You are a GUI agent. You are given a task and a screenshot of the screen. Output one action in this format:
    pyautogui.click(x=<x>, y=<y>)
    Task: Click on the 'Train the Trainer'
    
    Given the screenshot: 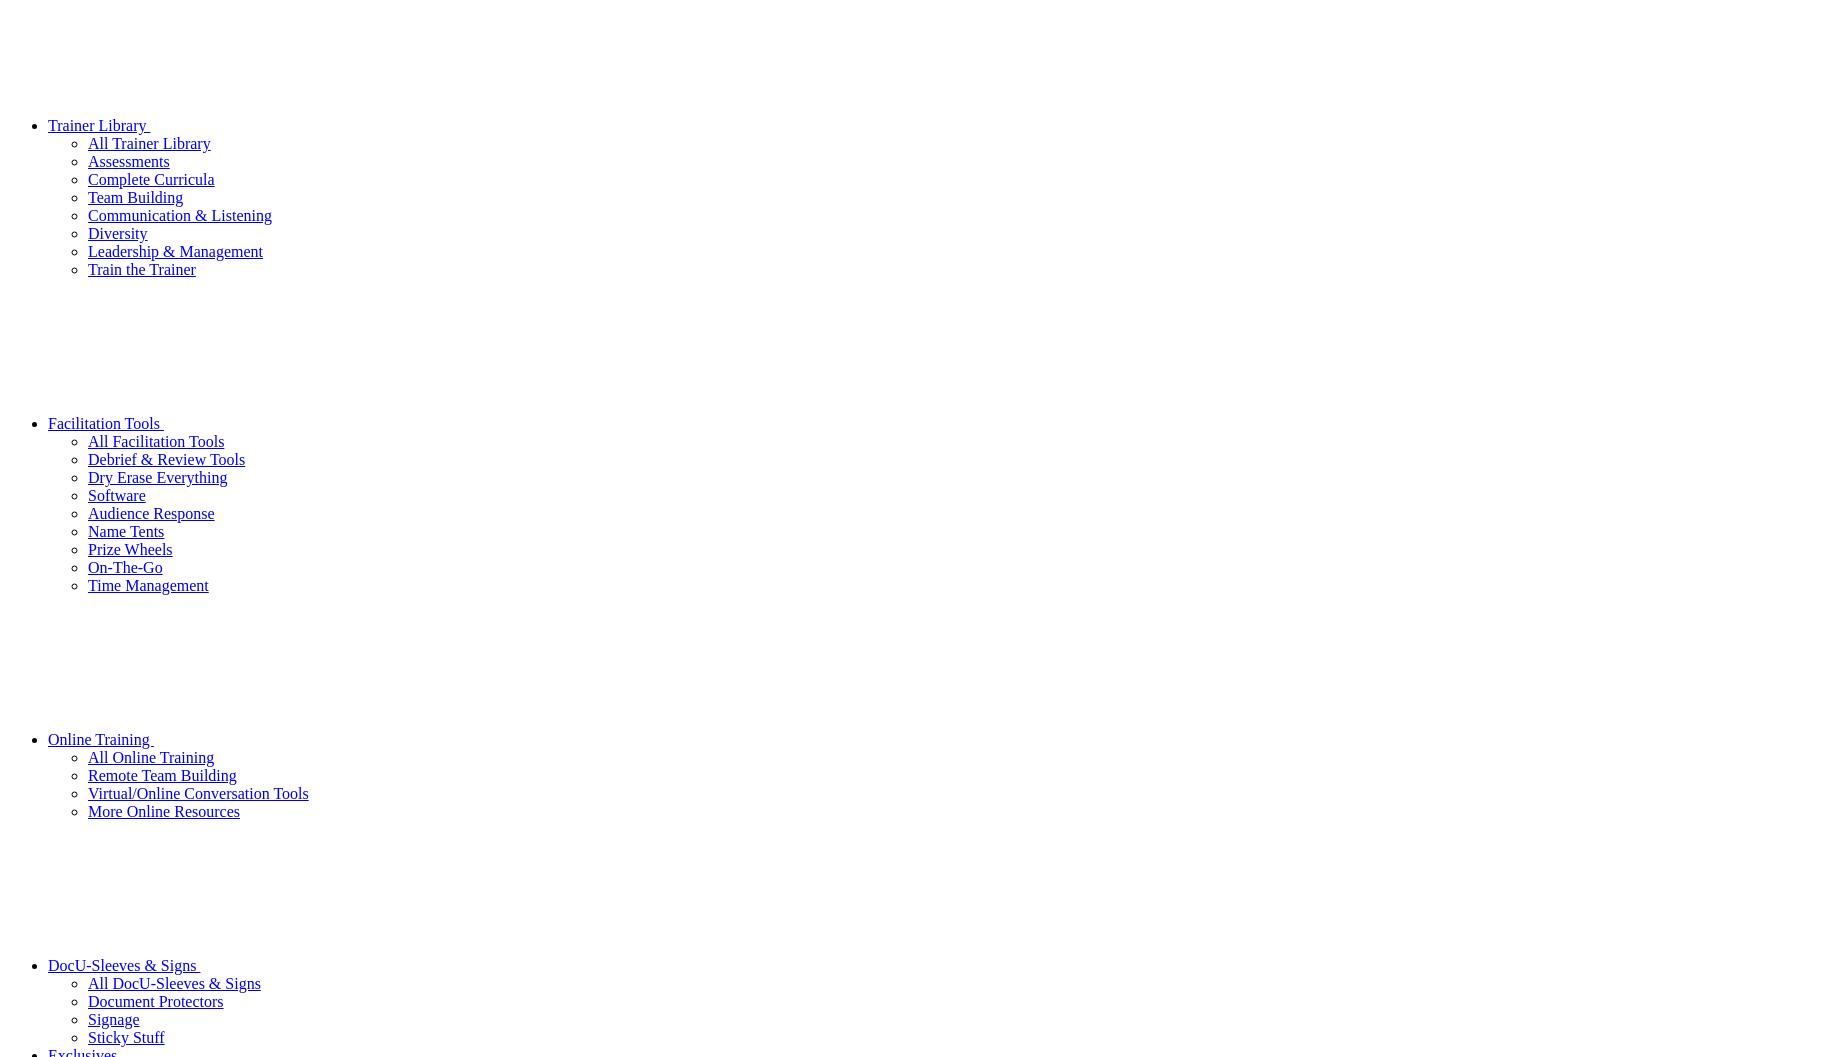 What is the action you would take?
    pyautogui.click(x=141, y=267)
    